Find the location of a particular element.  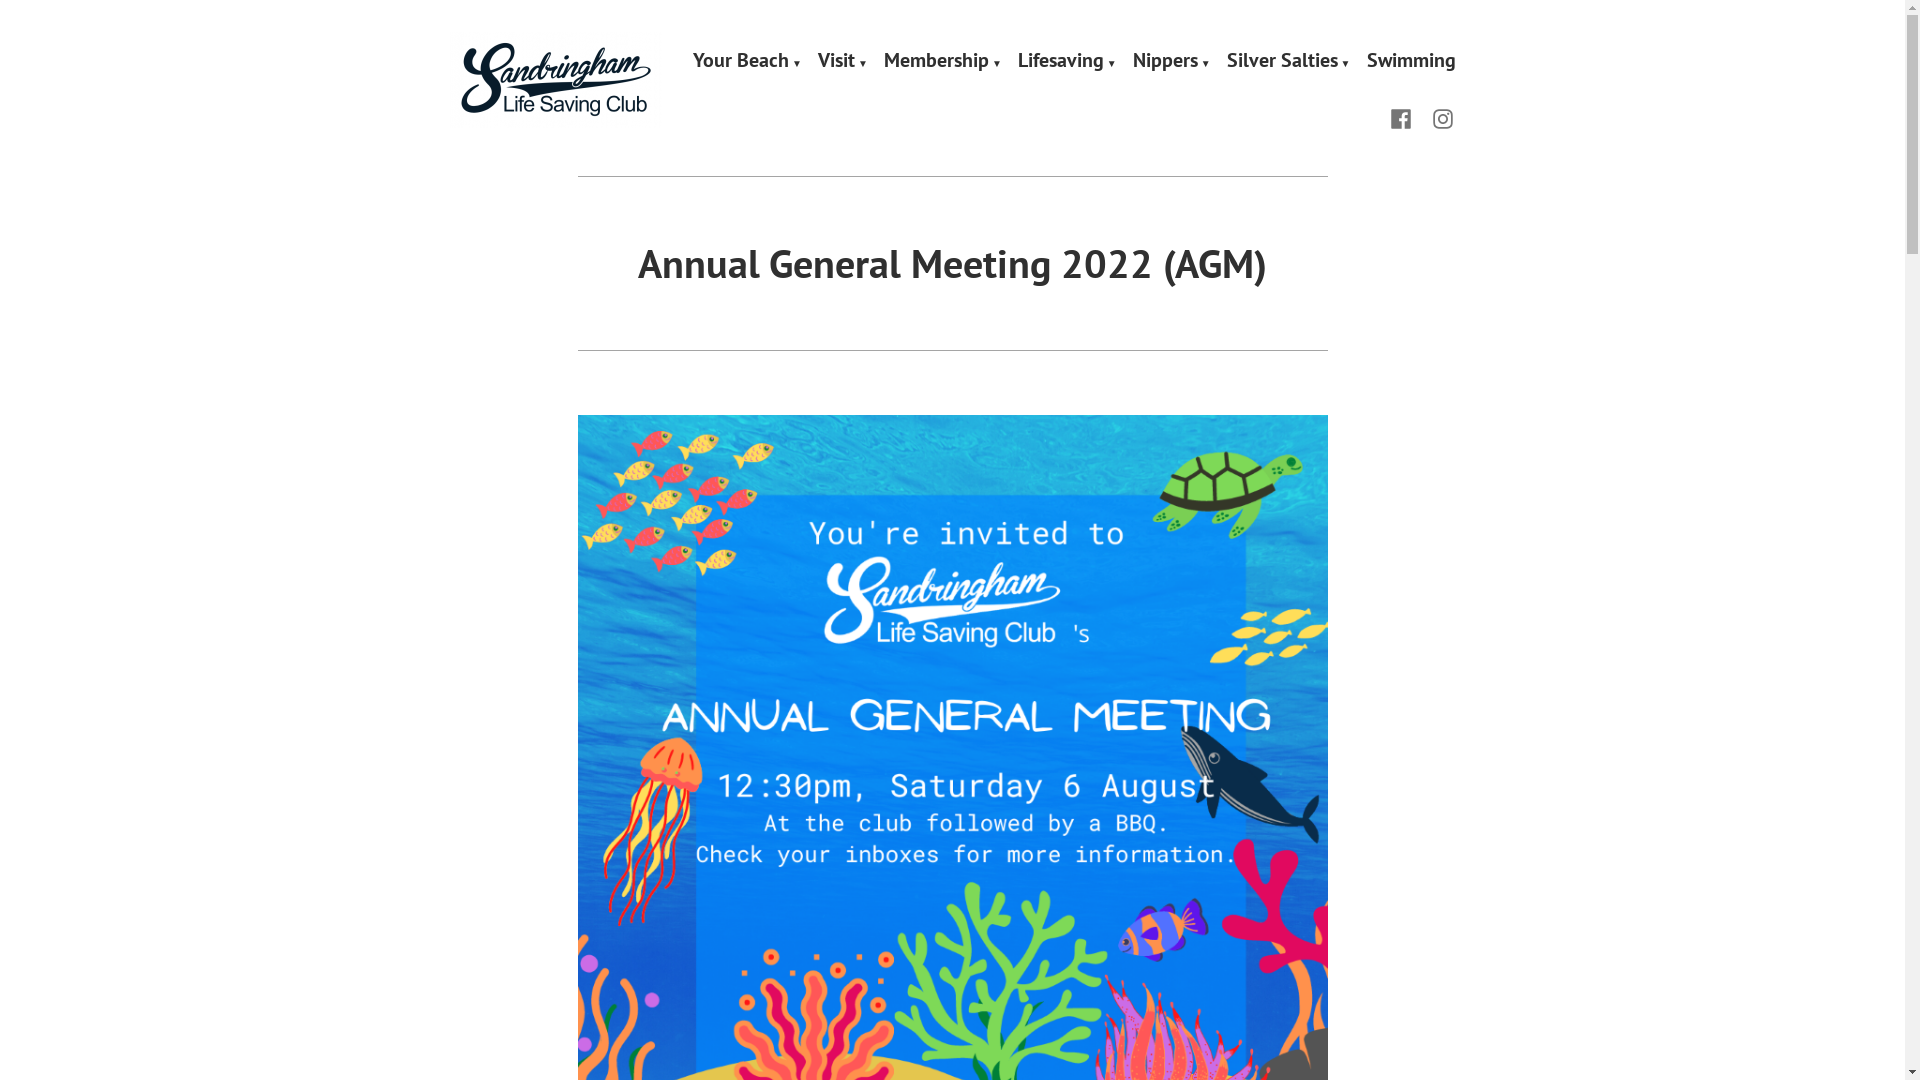

'Your Beach' is located at coordinates (692, 60).